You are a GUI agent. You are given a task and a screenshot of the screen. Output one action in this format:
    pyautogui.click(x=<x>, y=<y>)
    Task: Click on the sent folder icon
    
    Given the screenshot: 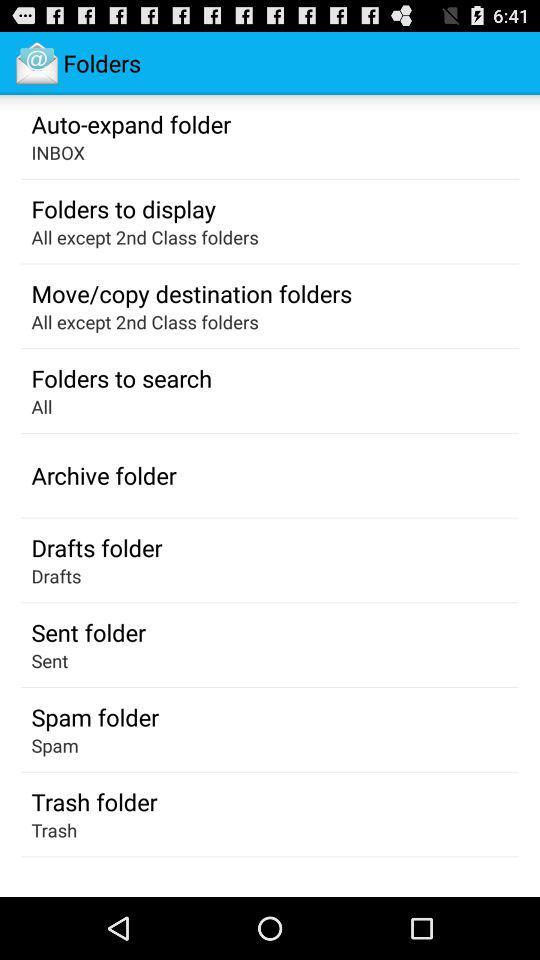 What is the action you would take?
    pyautogui.click(x=87, y=631)
    